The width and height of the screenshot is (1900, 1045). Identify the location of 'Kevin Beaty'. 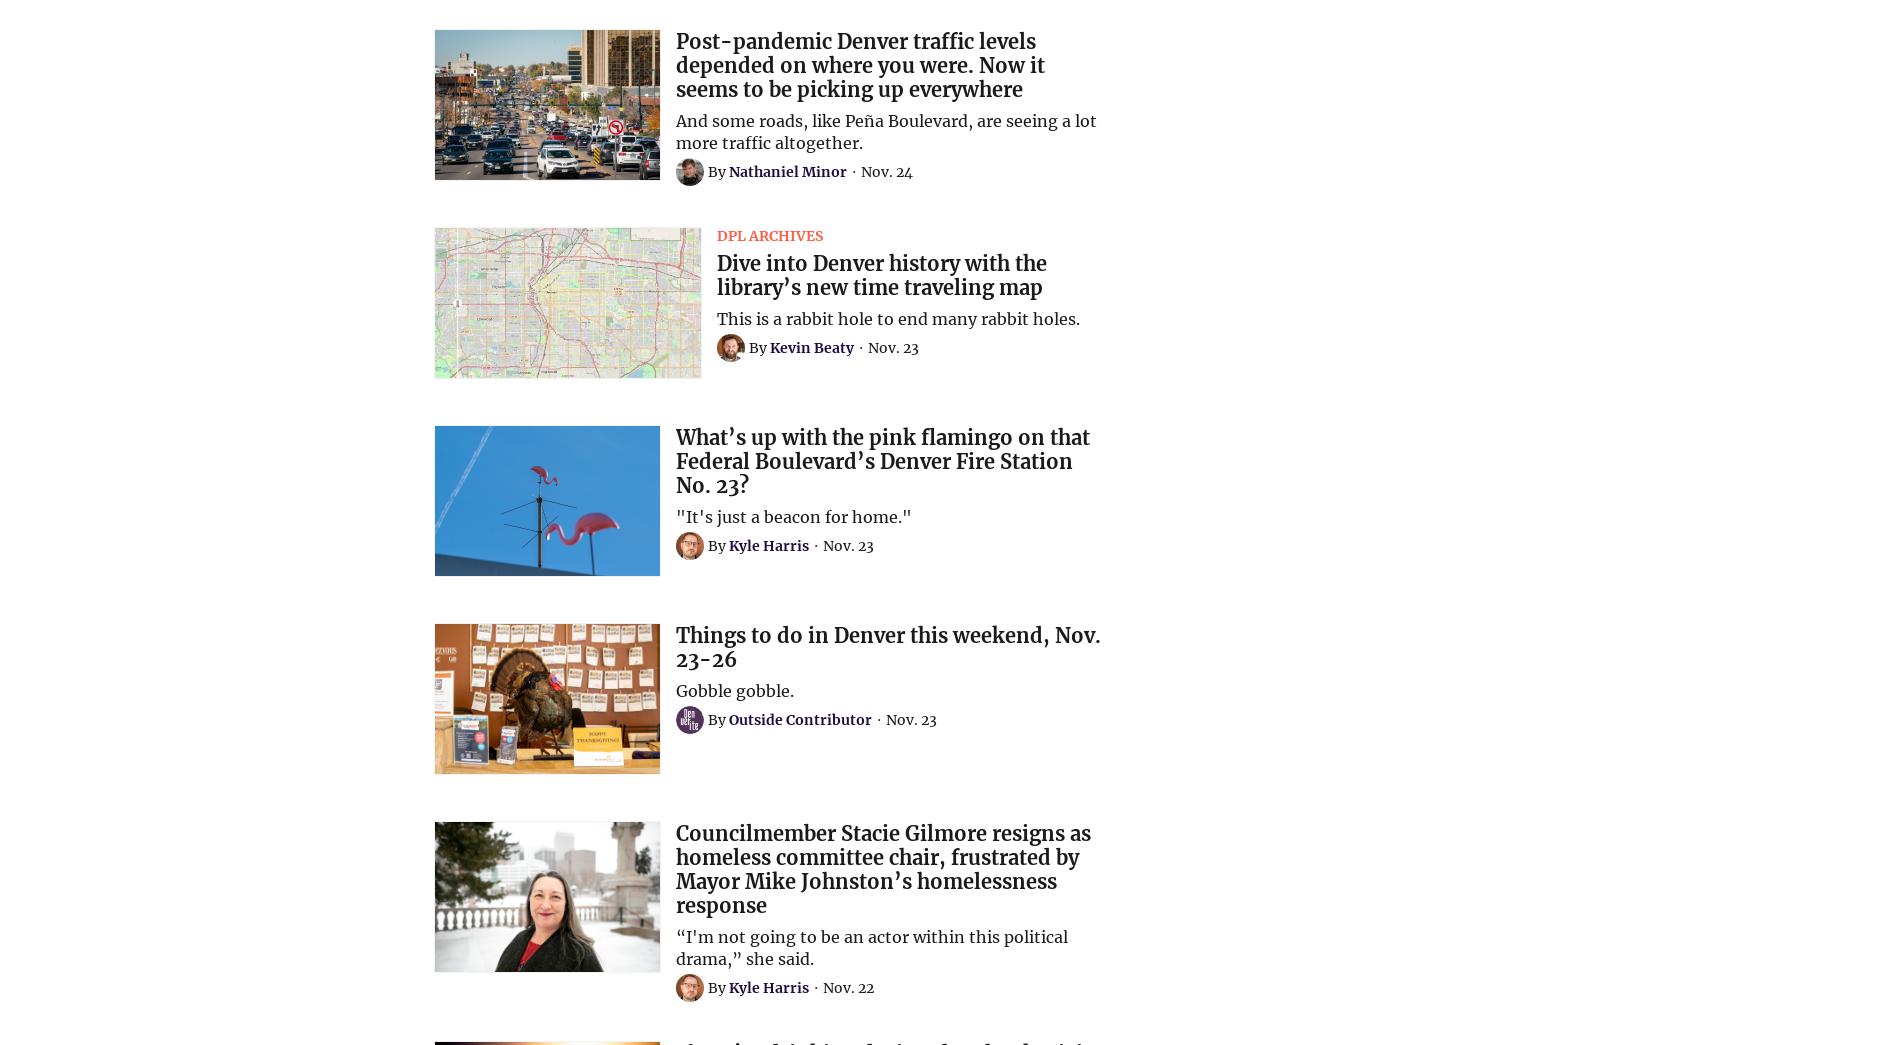
(769, 347).